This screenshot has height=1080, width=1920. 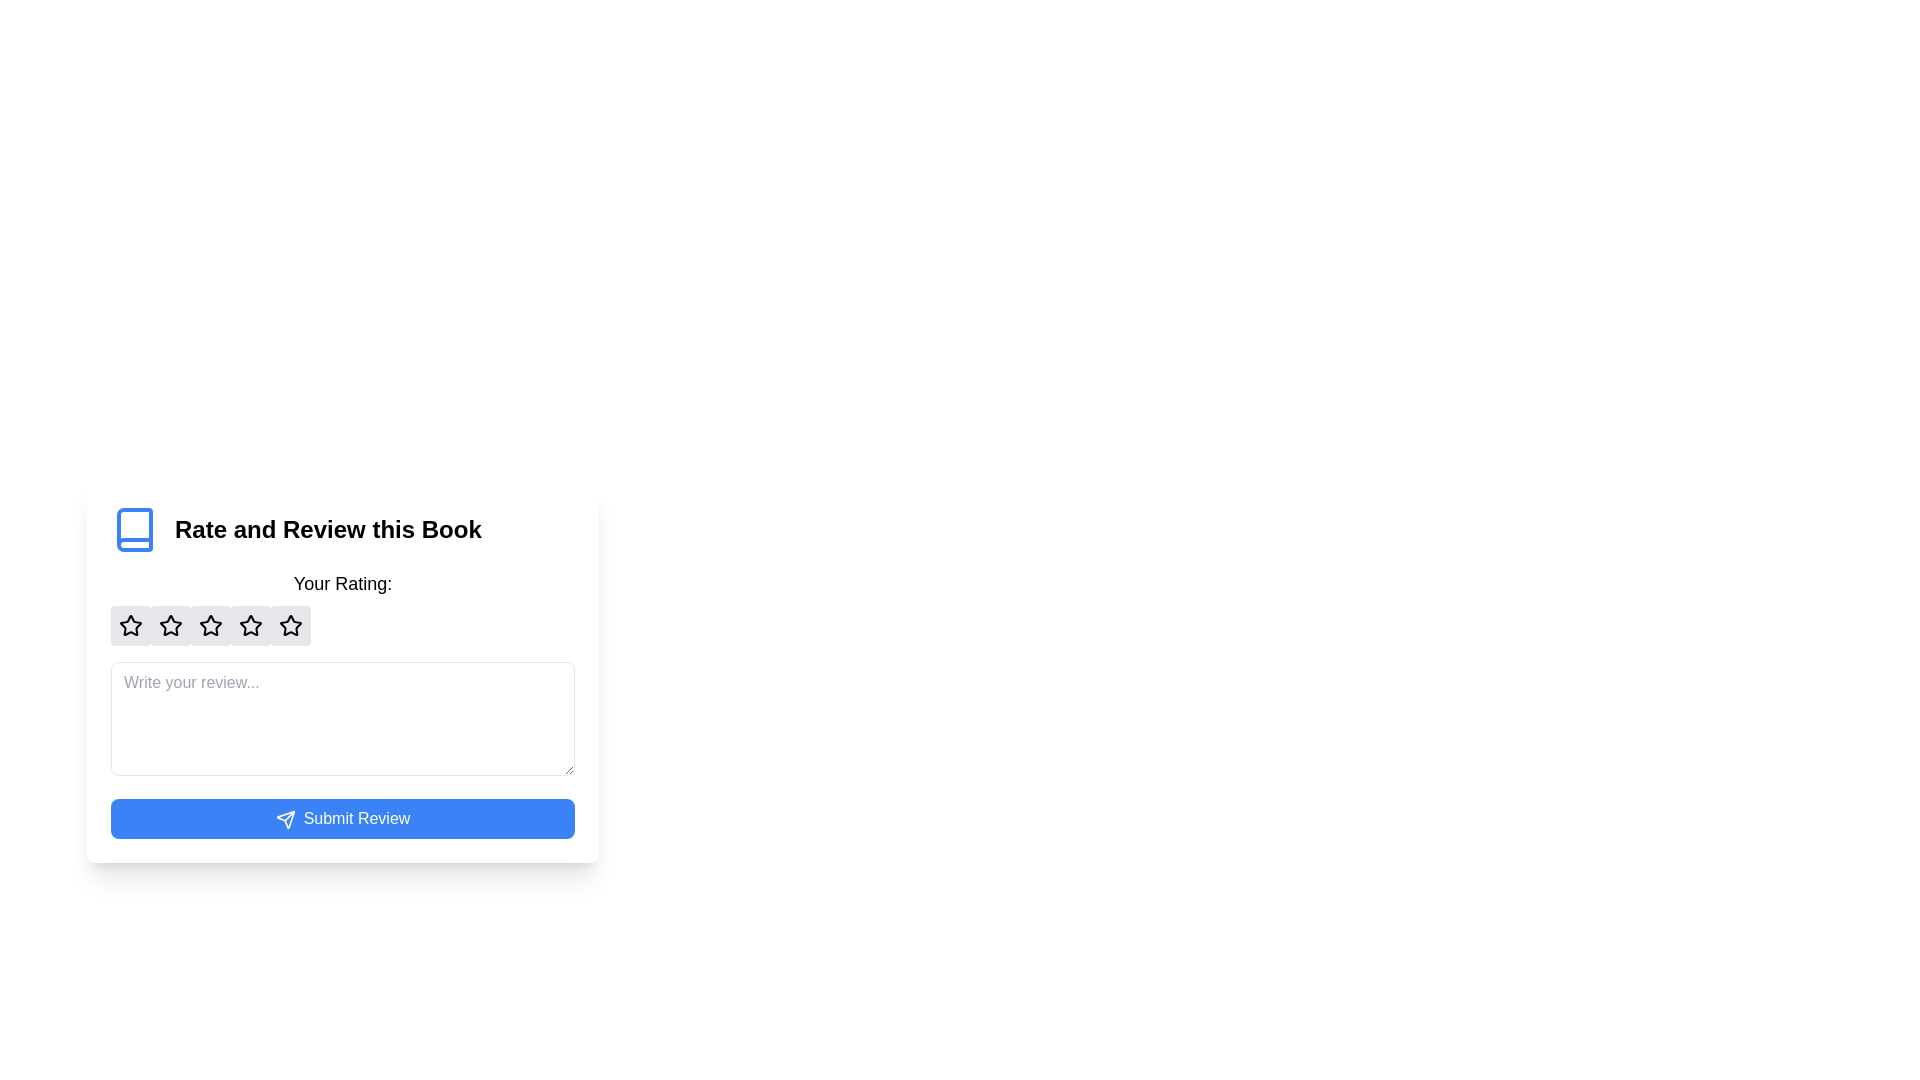 I want to click on the first outlined star icon in the five-star rating system, so click(x=129, y=624).